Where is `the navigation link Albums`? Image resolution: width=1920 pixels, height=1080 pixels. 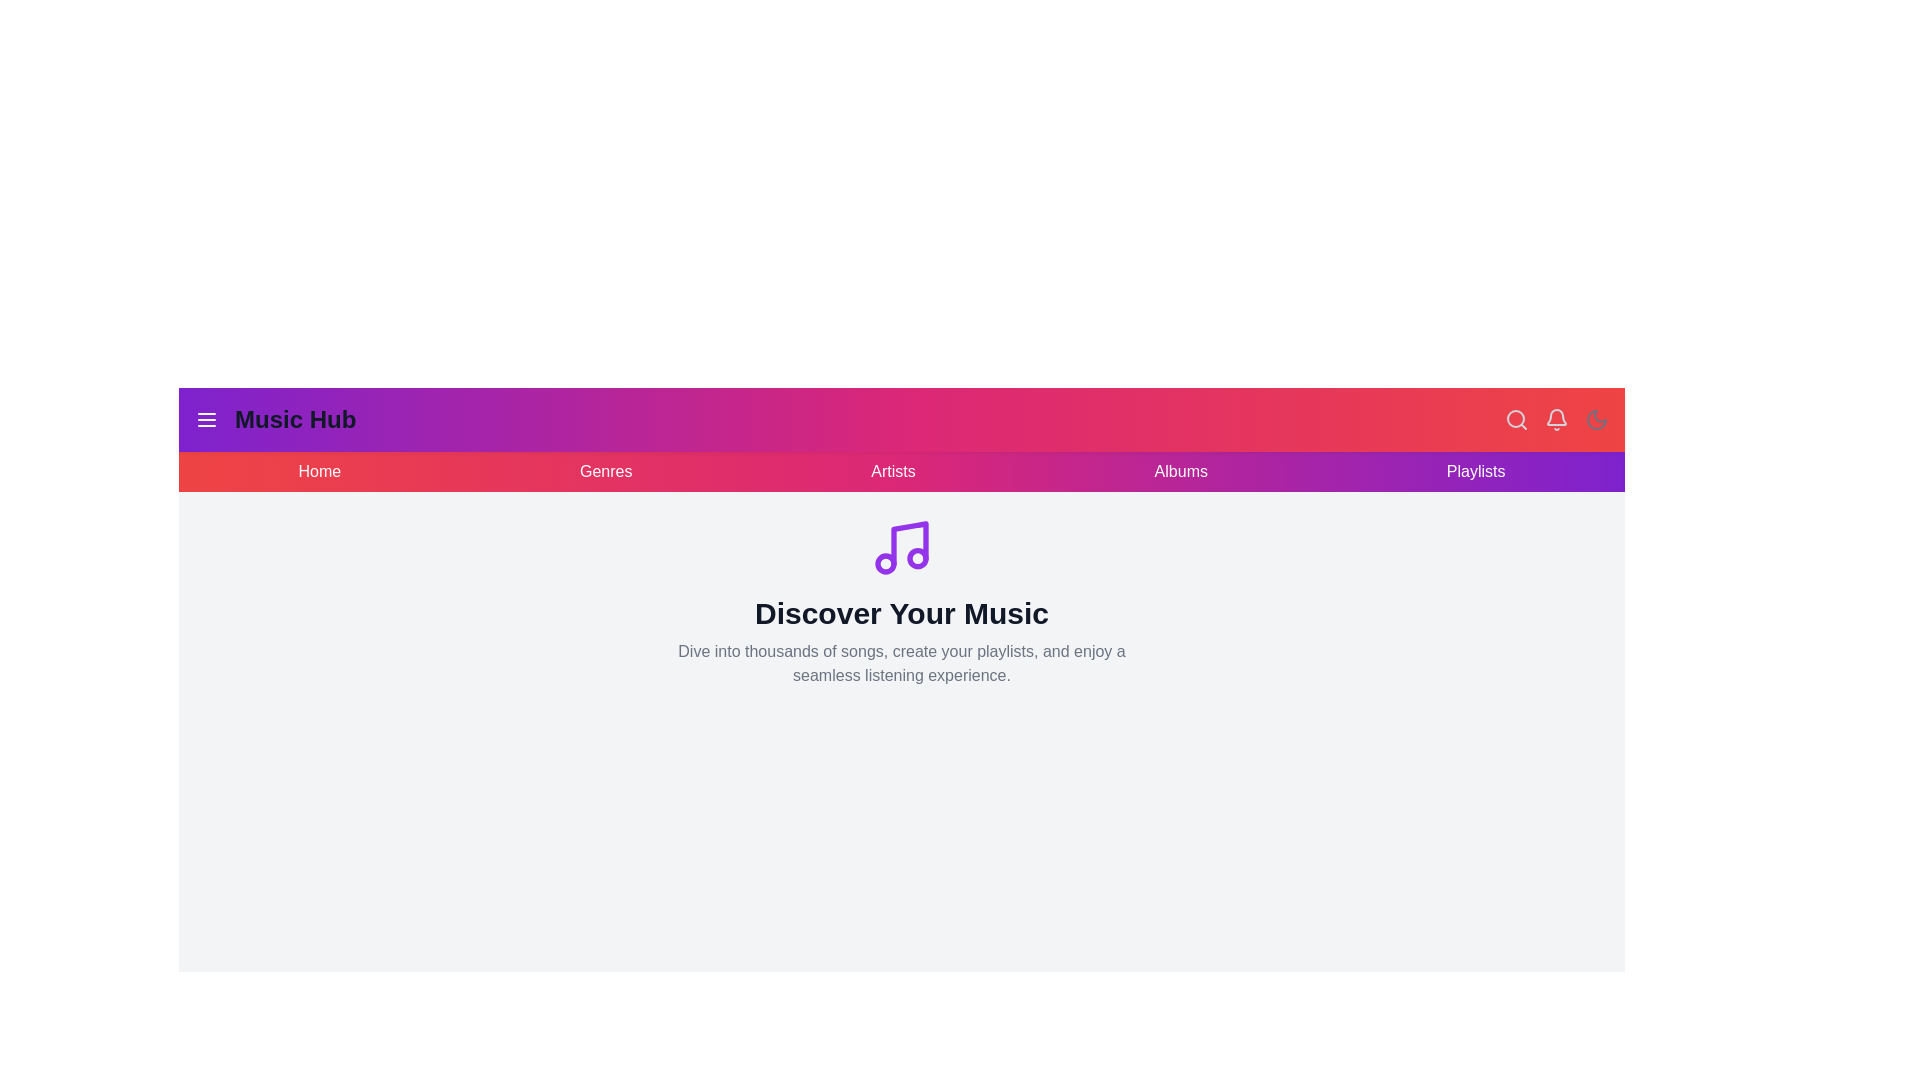
the navigation link Albums is located at coordinates (1181, 471).